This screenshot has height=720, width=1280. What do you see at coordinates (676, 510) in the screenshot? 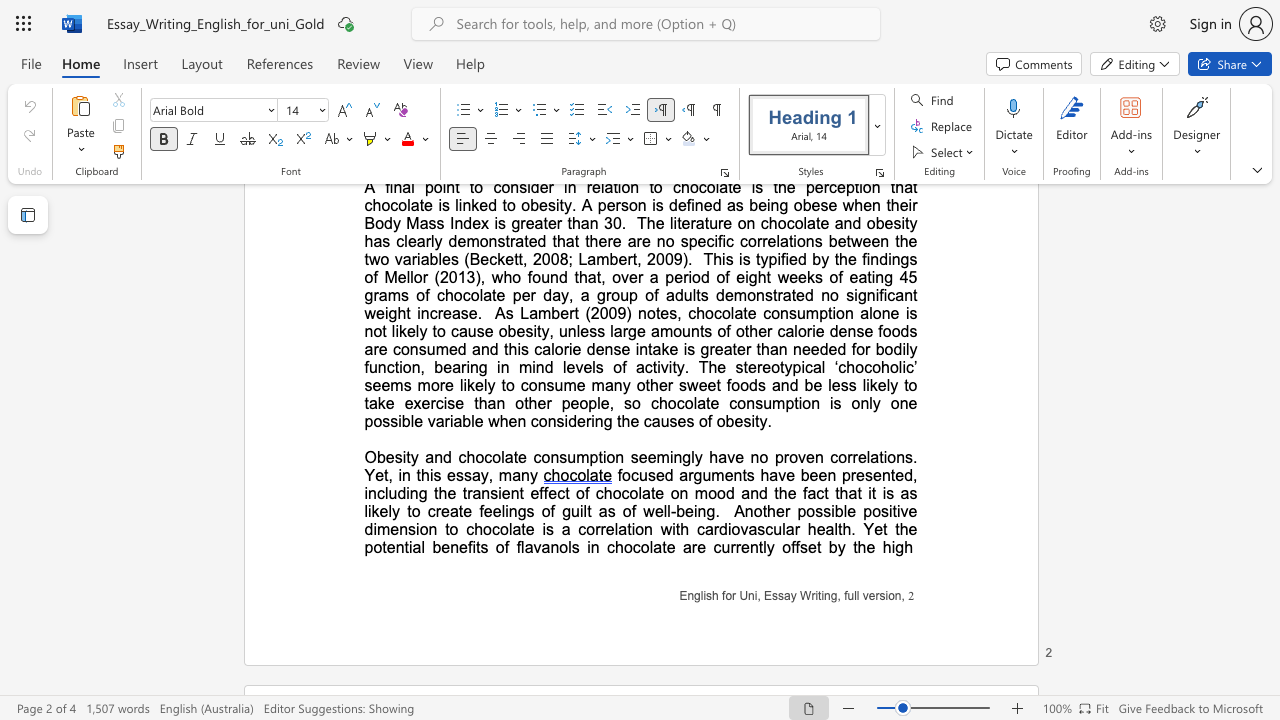
I see `the subset text "be" within the text "focused arguments have been presented, including the transient effect of chocolate on mood and the fact that it is as likely to create feelings of guilt as of well-being"` at bounding box center [676, 510].